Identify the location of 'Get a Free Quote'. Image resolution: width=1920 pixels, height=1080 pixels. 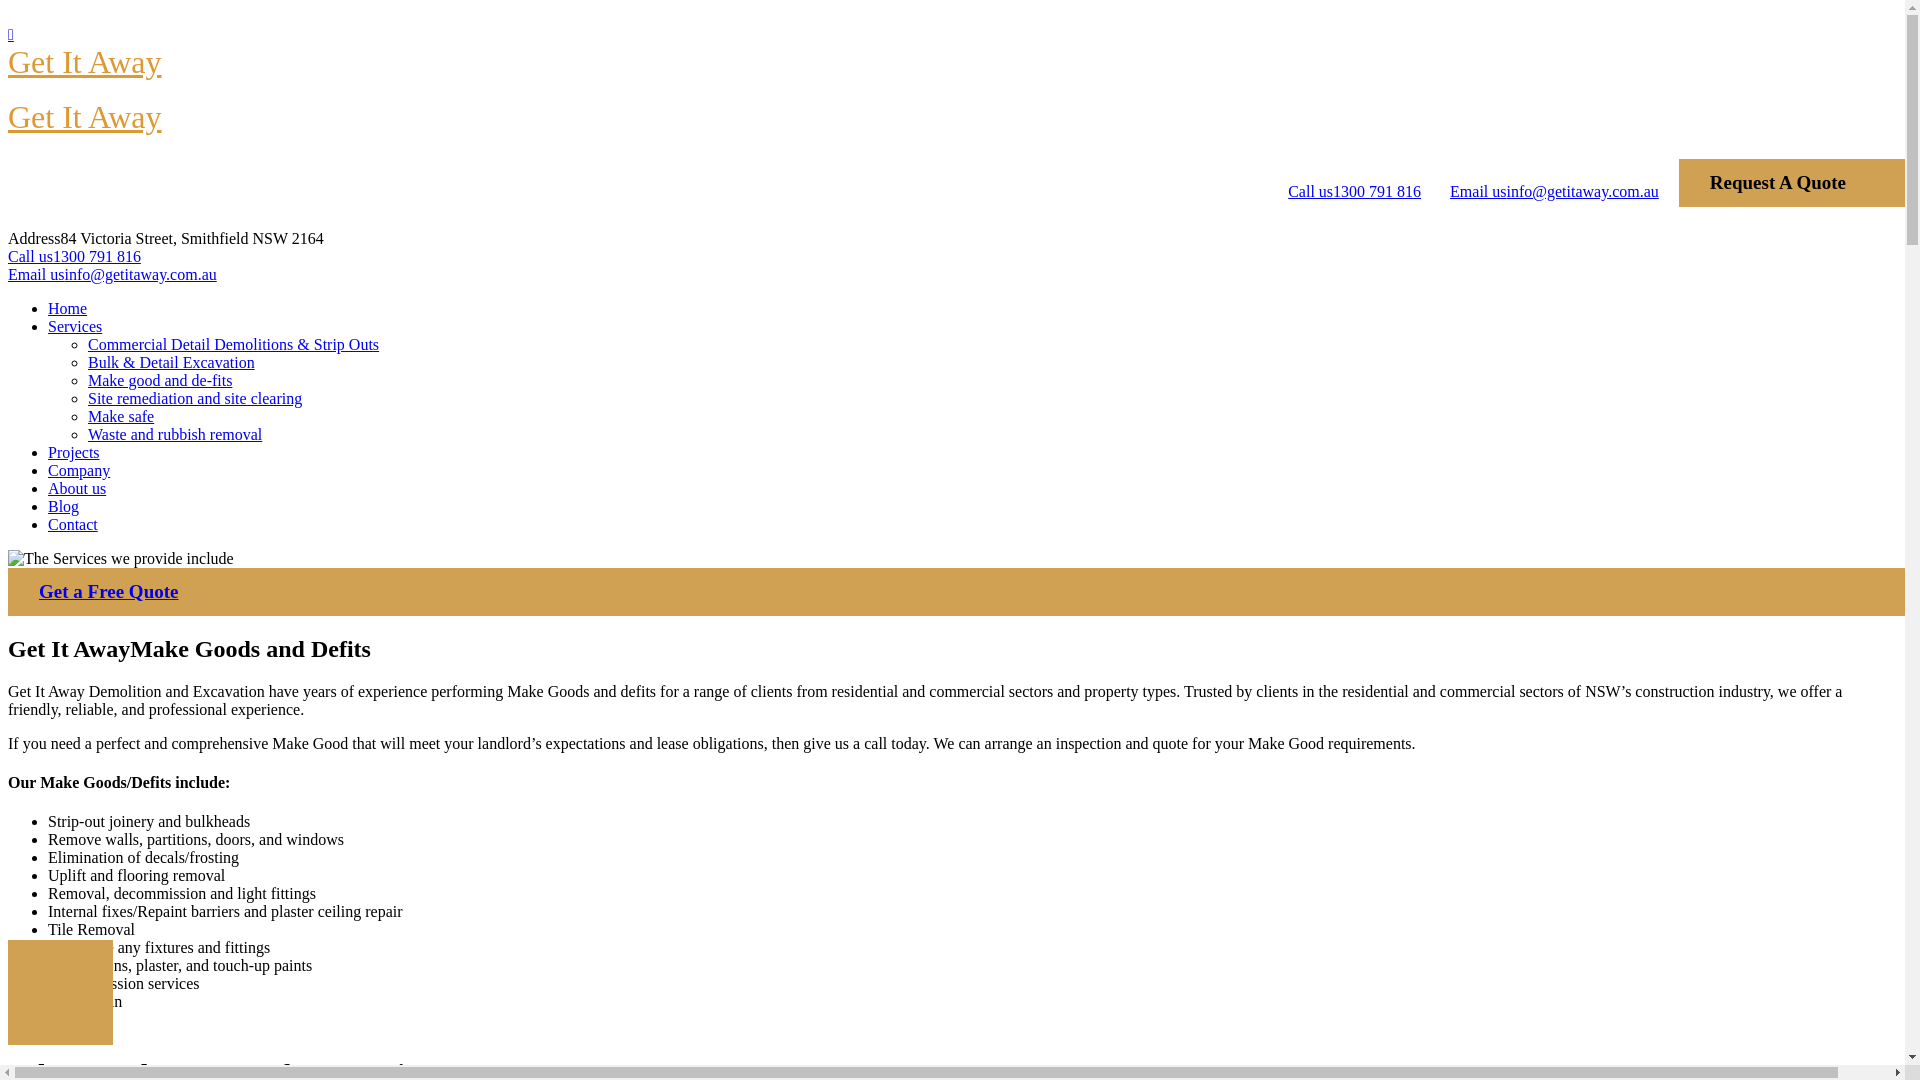
(107, 590).